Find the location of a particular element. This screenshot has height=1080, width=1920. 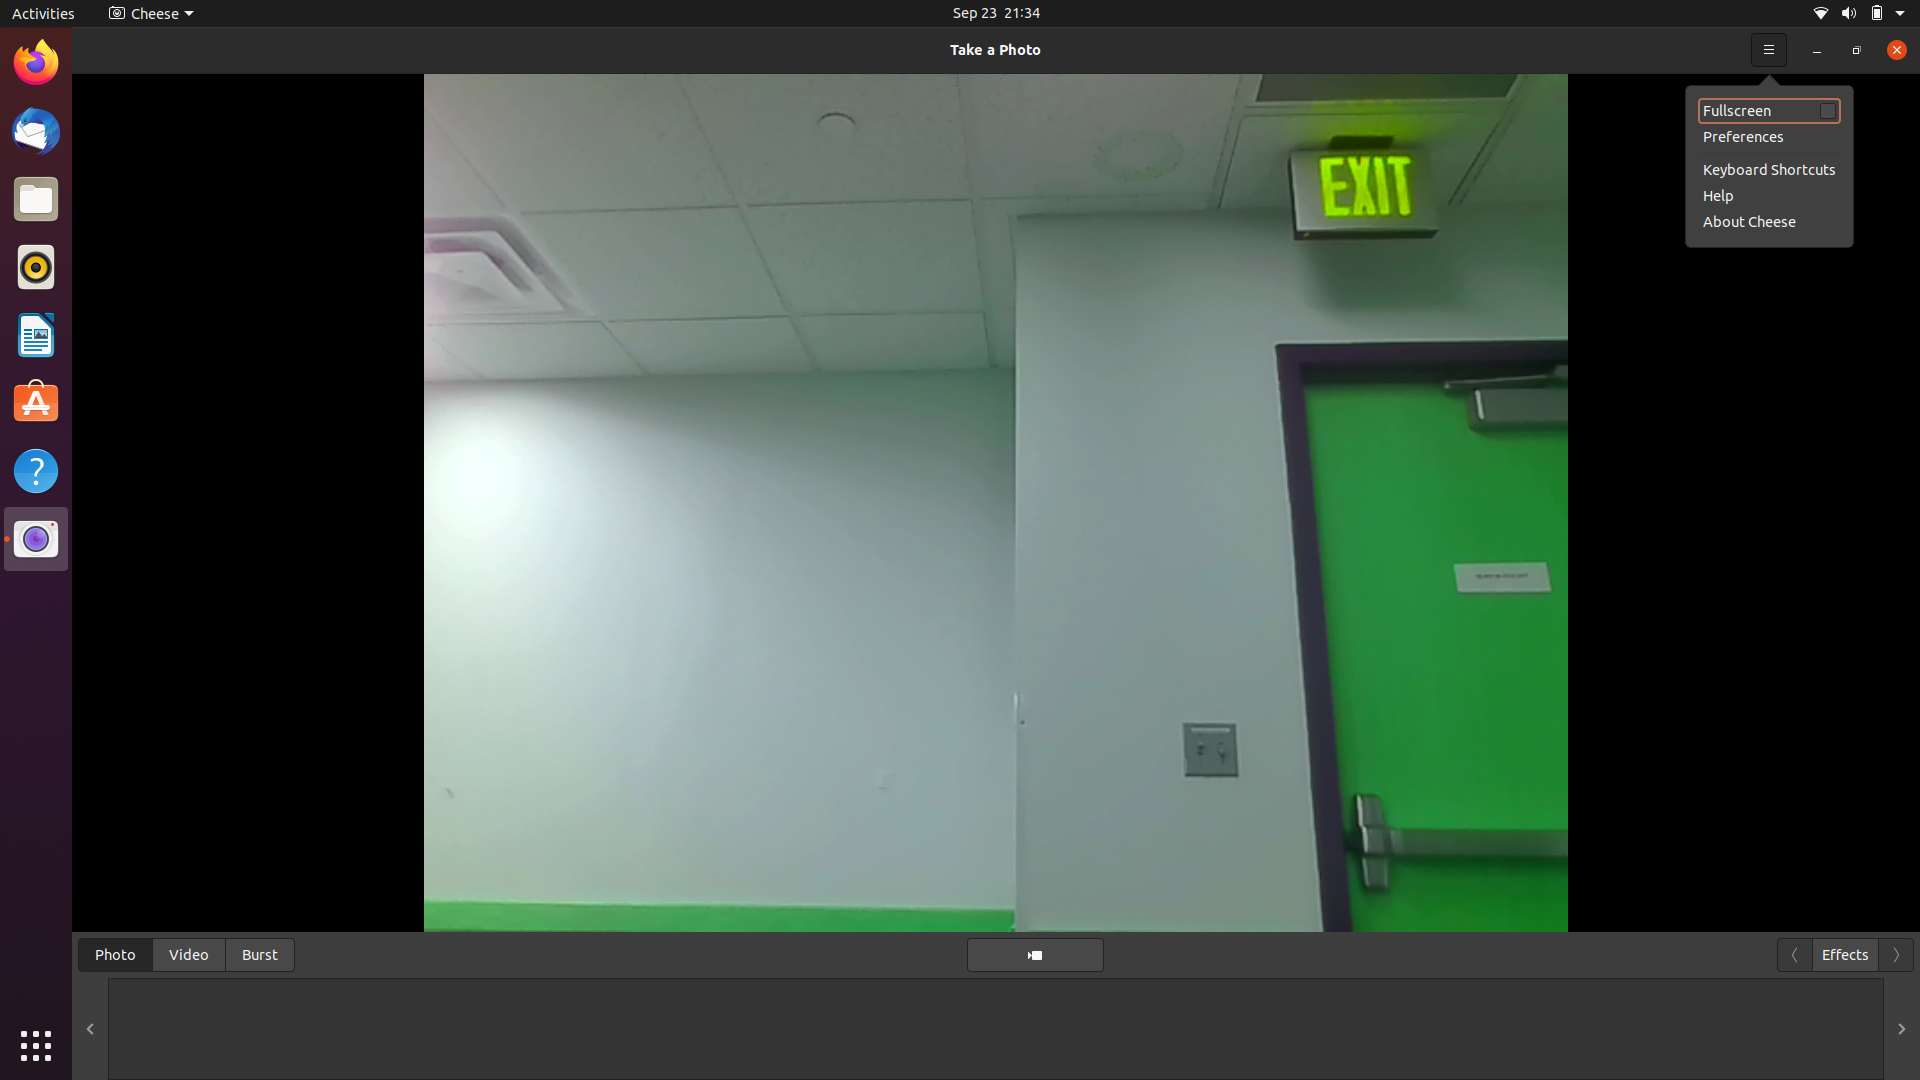

Exit the camera viewing window is located at coordinates (1890, 48).